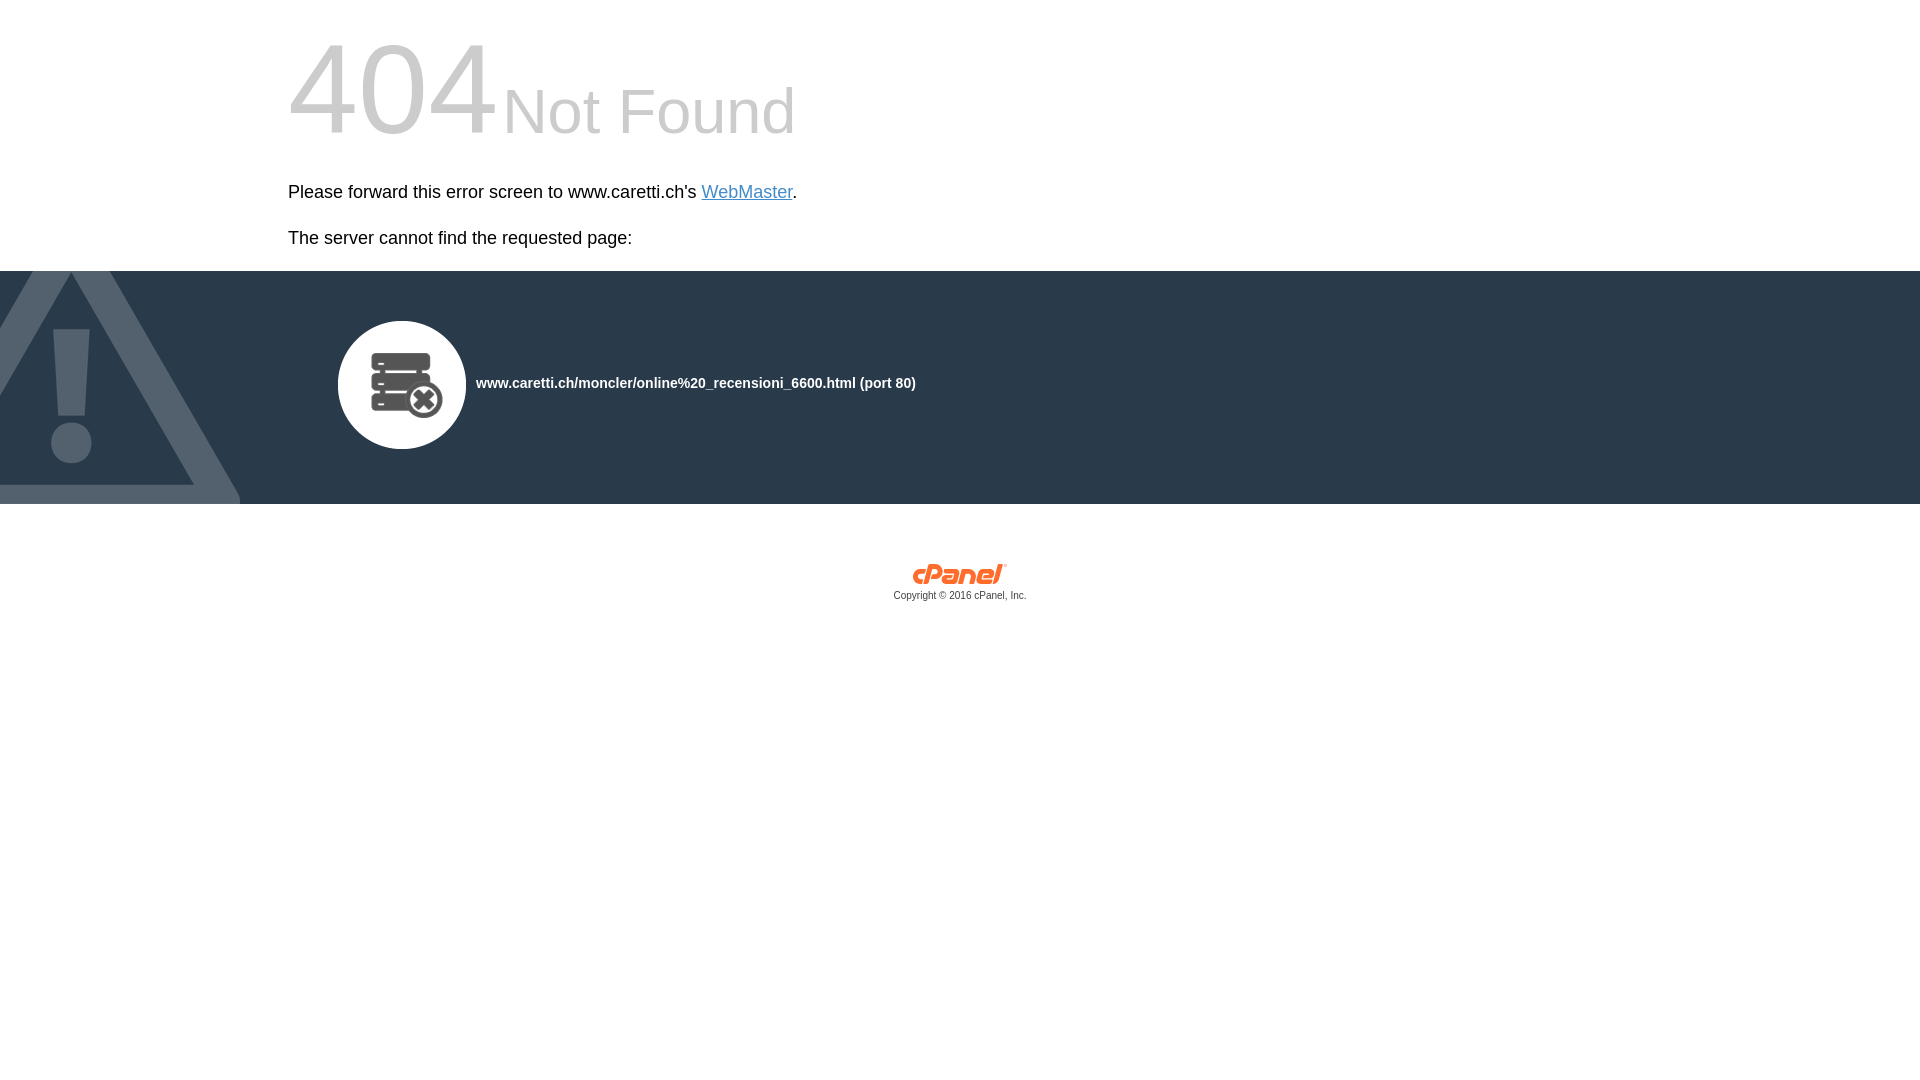 The image size is (1920, 1080). Describe the element at coordinates (746, 192) in the screenshot. I see `'WebMaster'` at that location.